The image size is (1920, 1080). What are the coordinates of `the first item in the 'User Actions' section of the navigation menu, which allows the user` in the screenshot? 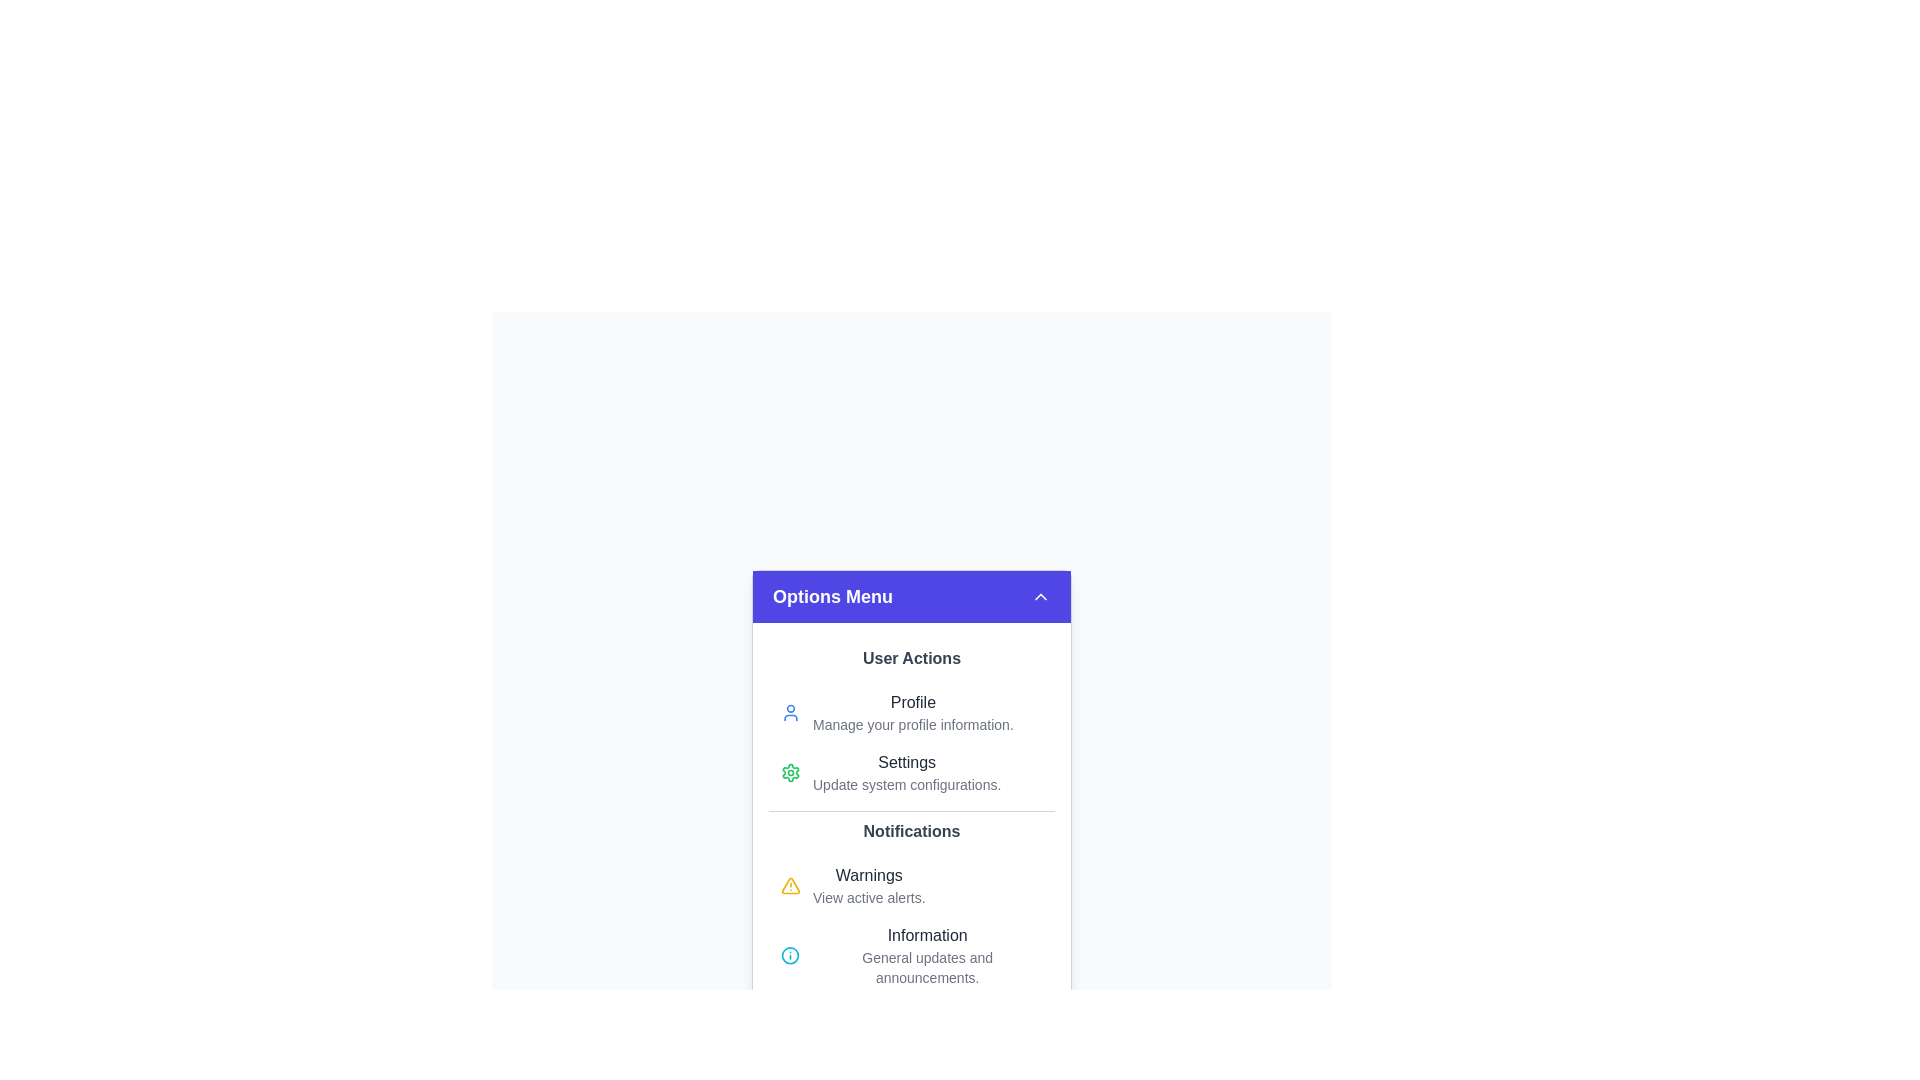 It's located at (912, 712).